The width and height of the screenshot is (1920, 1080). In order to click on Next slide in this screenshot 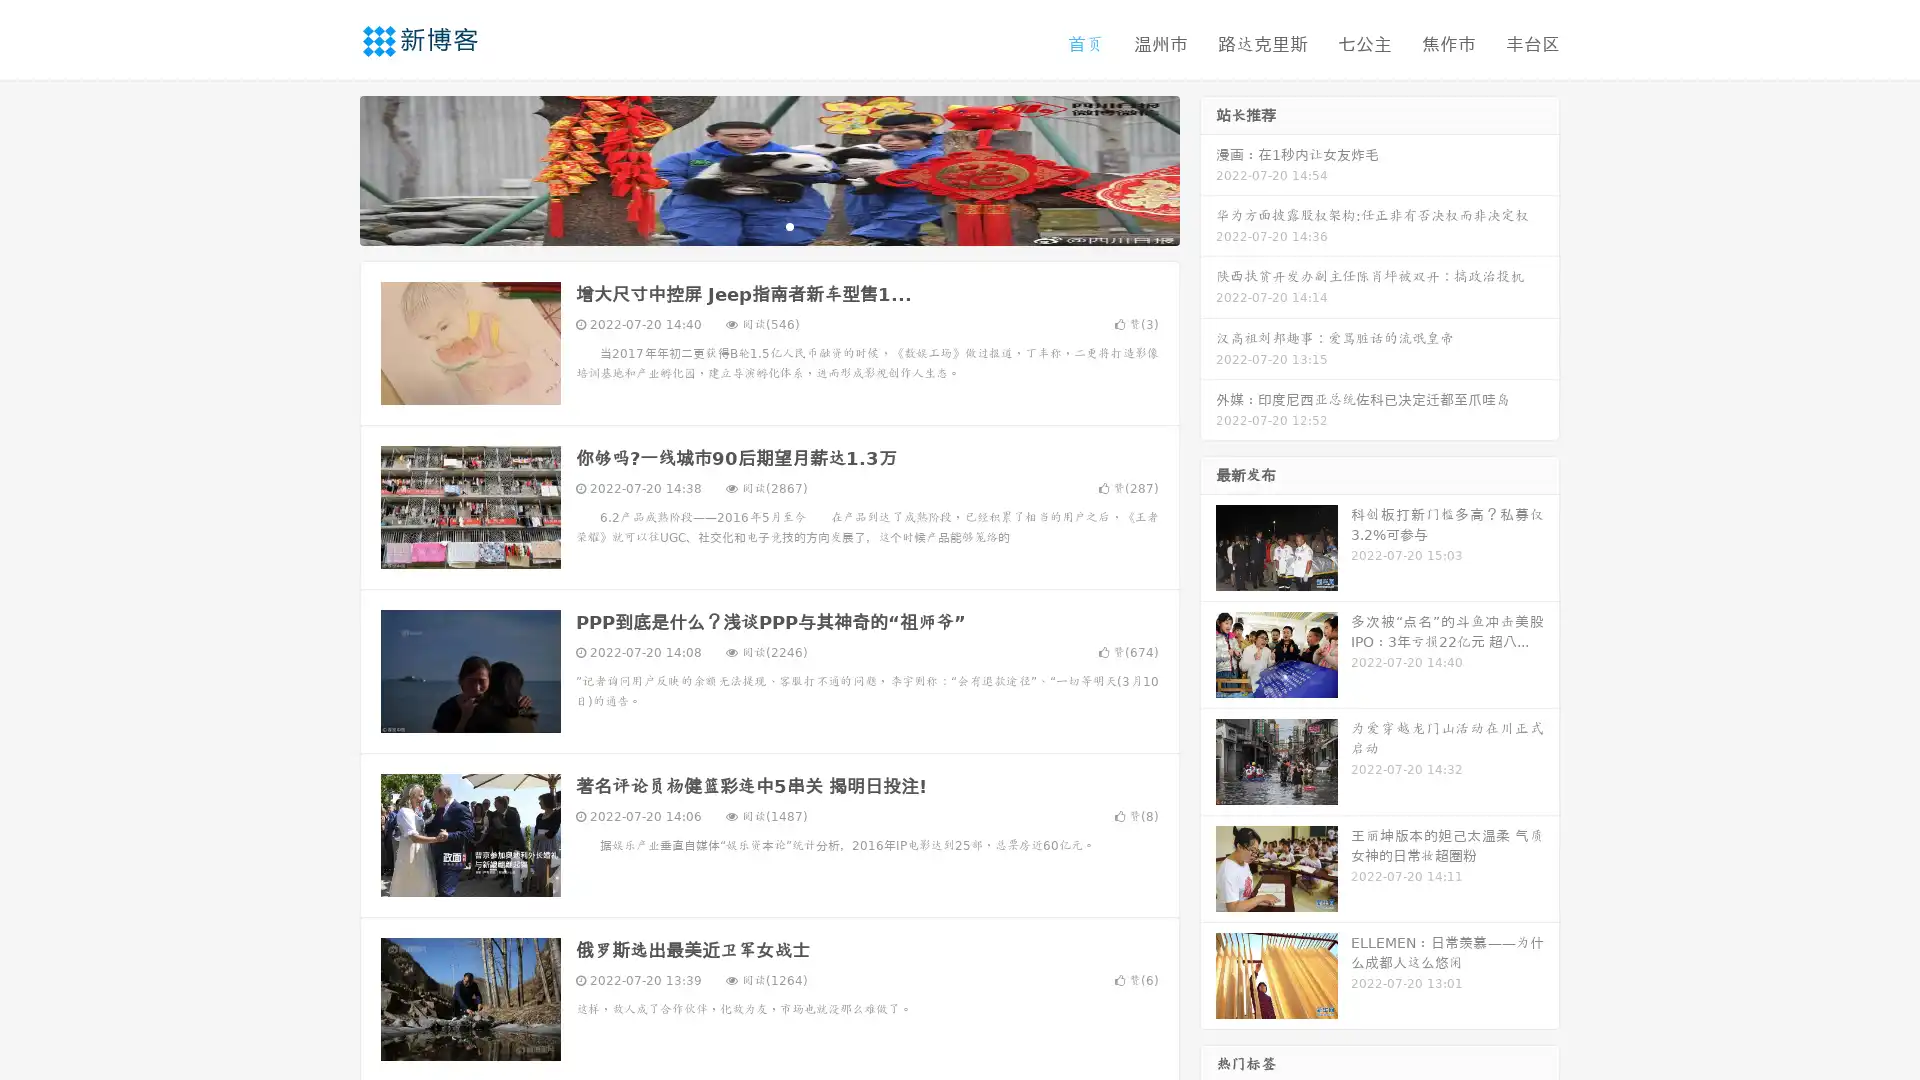, I will do `click(1208, 168)`.